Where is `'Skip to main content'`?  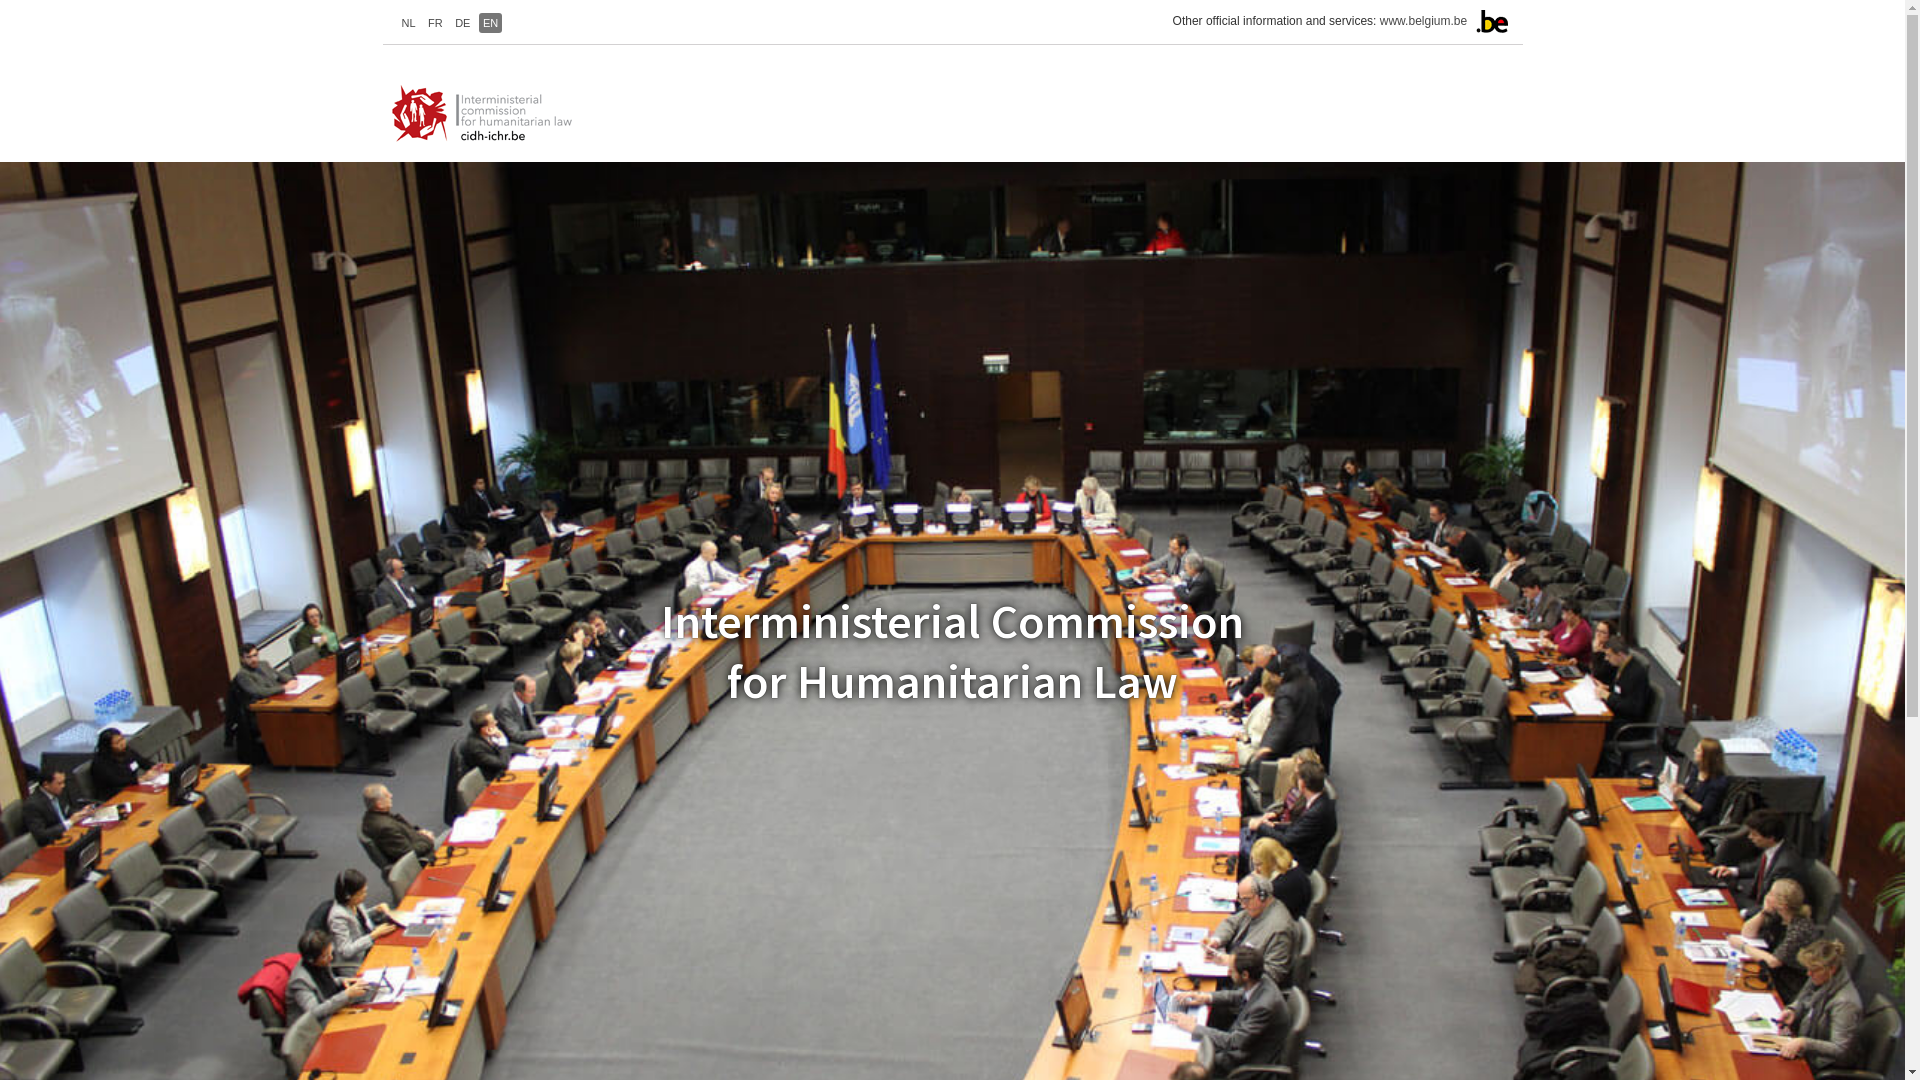
'Skip to main content' is located at coordinates (0, 0).